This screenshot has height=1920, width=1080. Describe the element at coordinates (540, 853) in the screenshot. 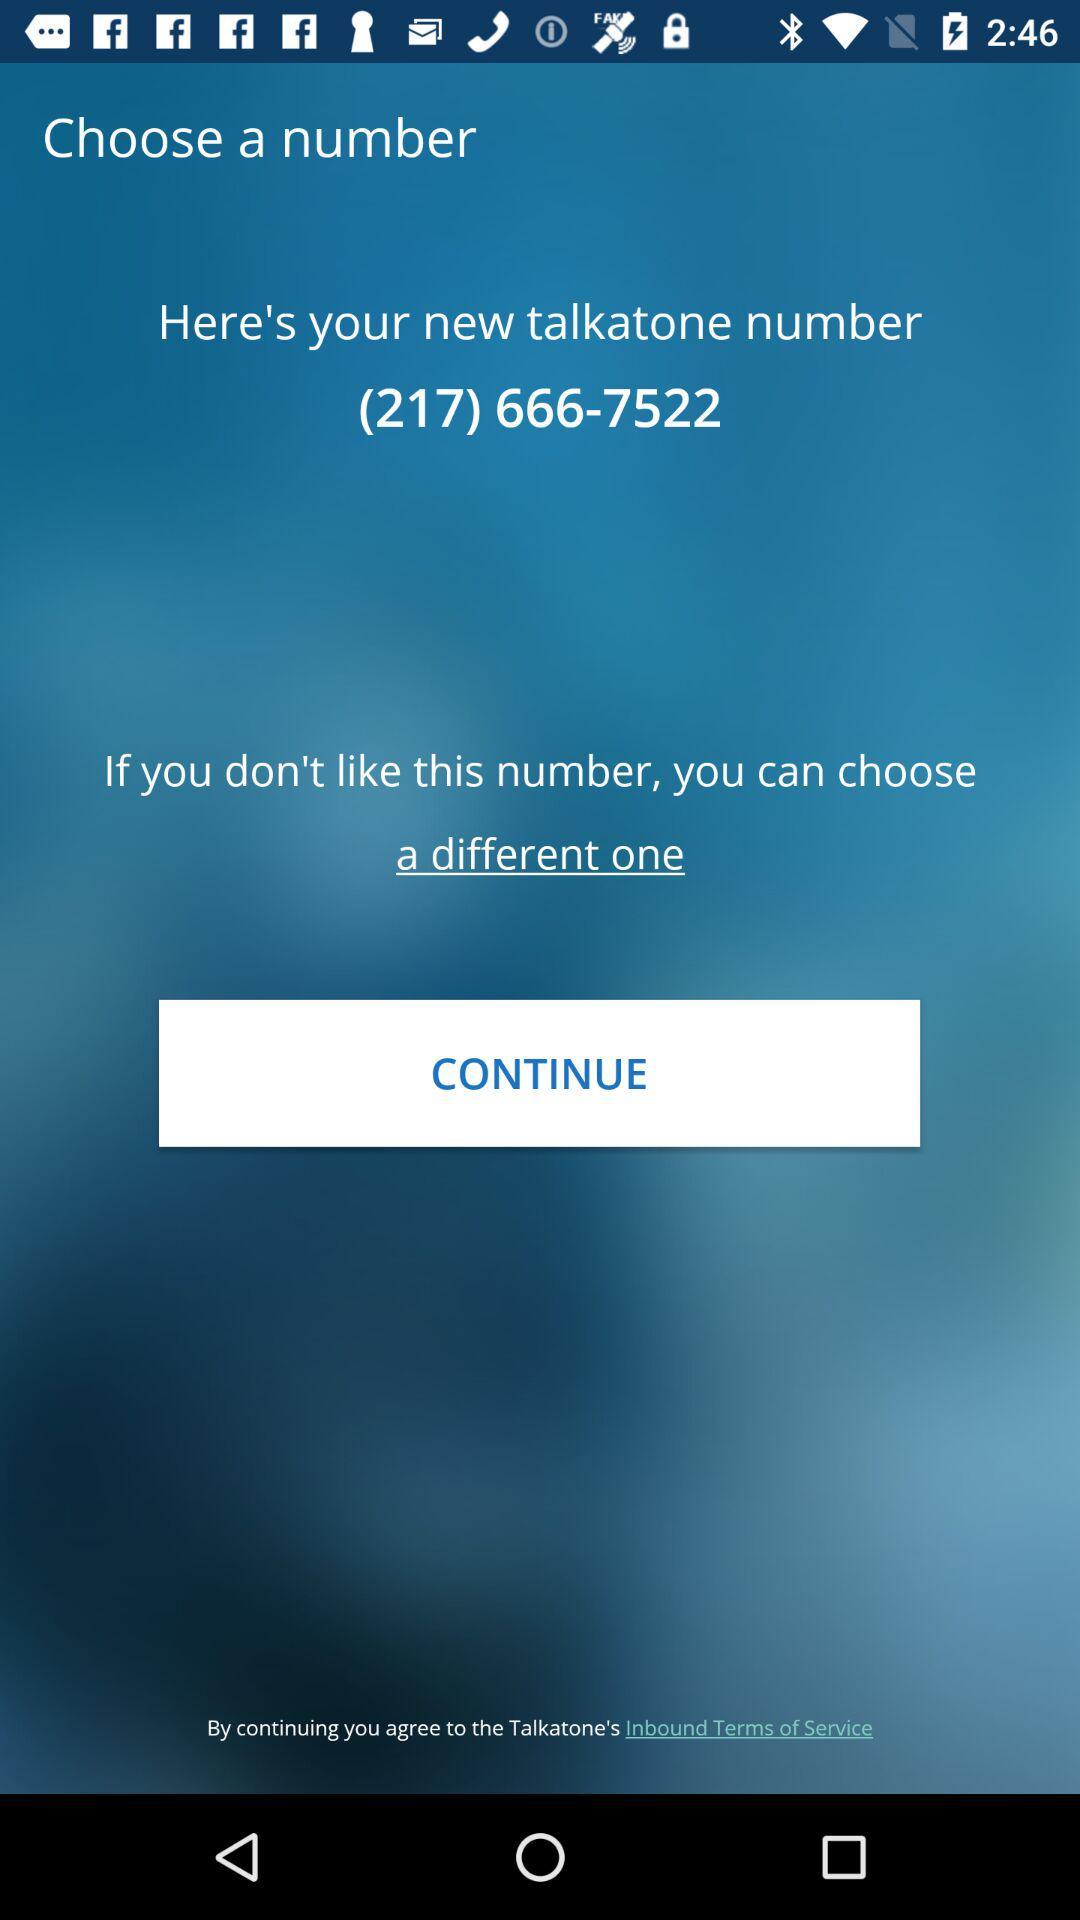

I see `item above continue item` at that location.